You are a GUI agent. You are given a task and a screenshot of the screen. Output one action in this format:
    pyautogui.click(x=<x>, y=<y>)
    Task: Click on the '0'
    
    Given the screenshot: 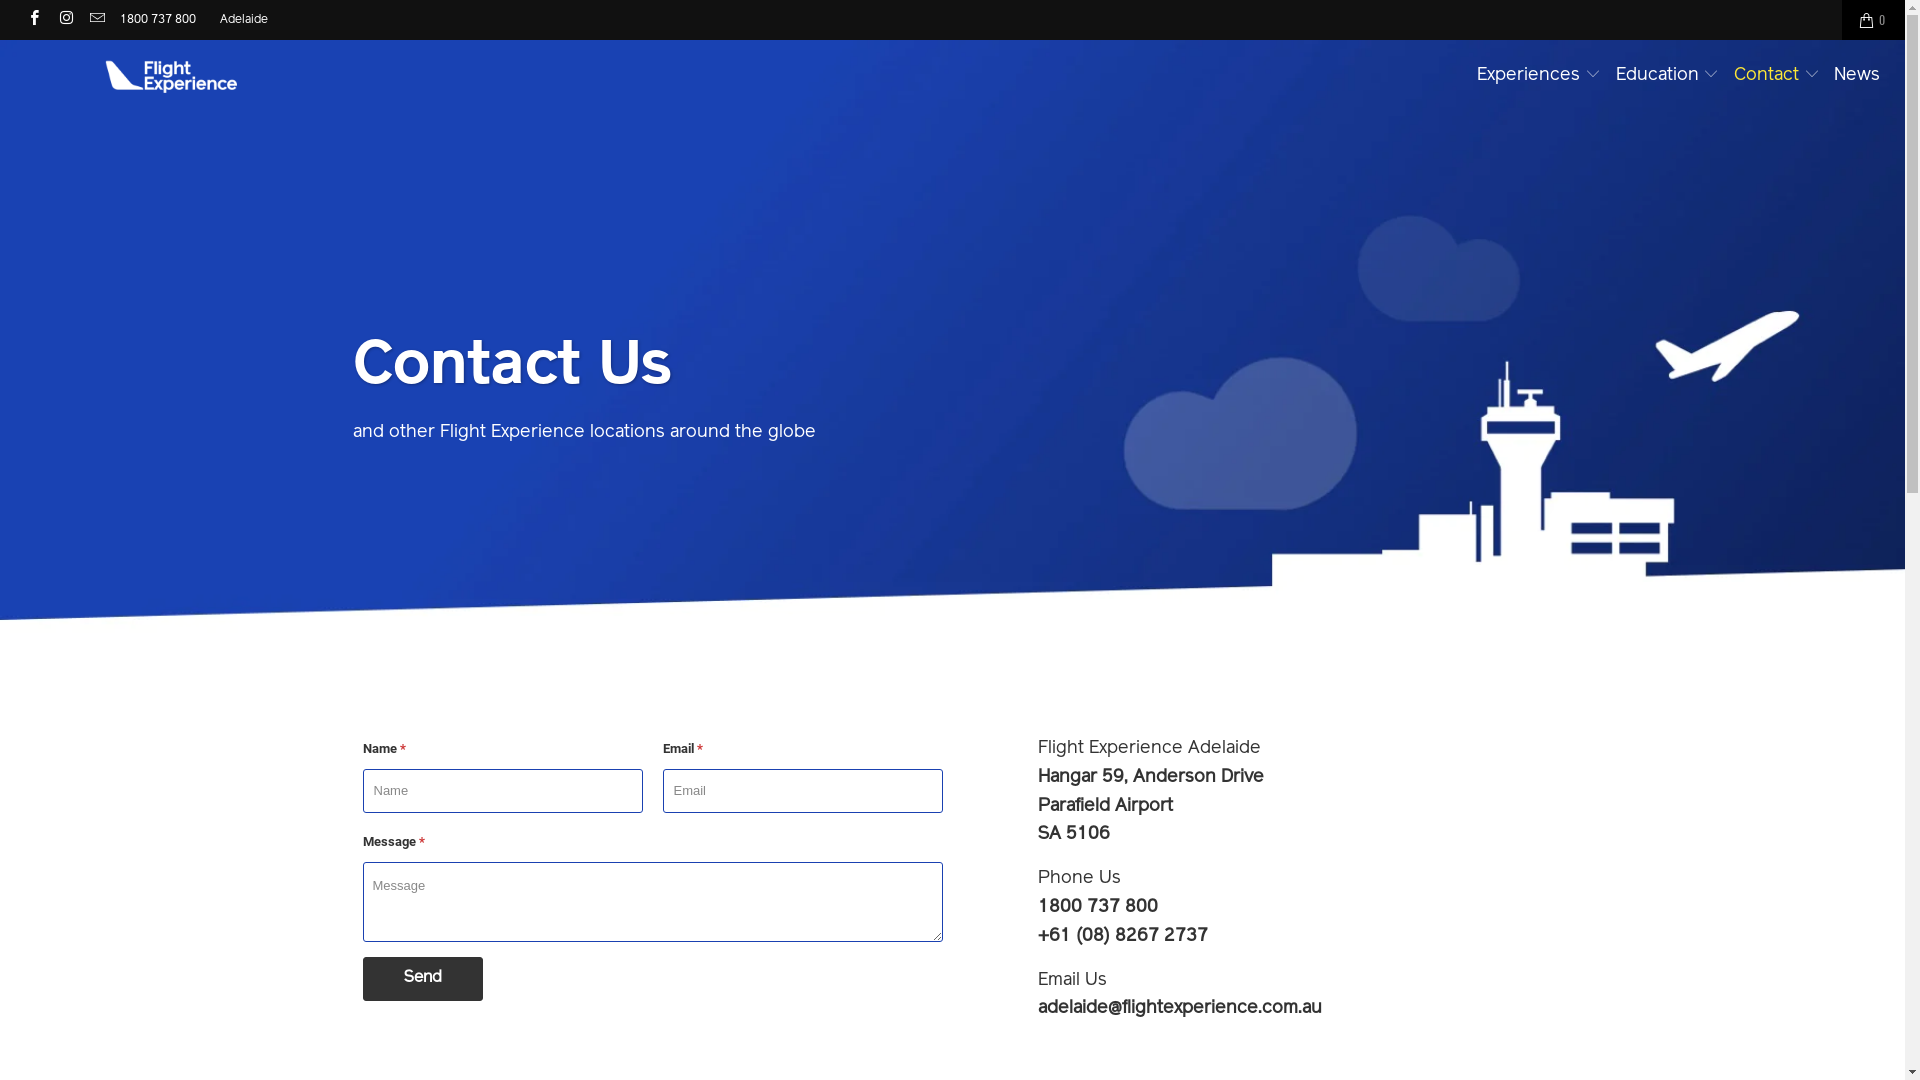 What is the action you would take?
    pyautogui.click(x=1872, y=19)
    